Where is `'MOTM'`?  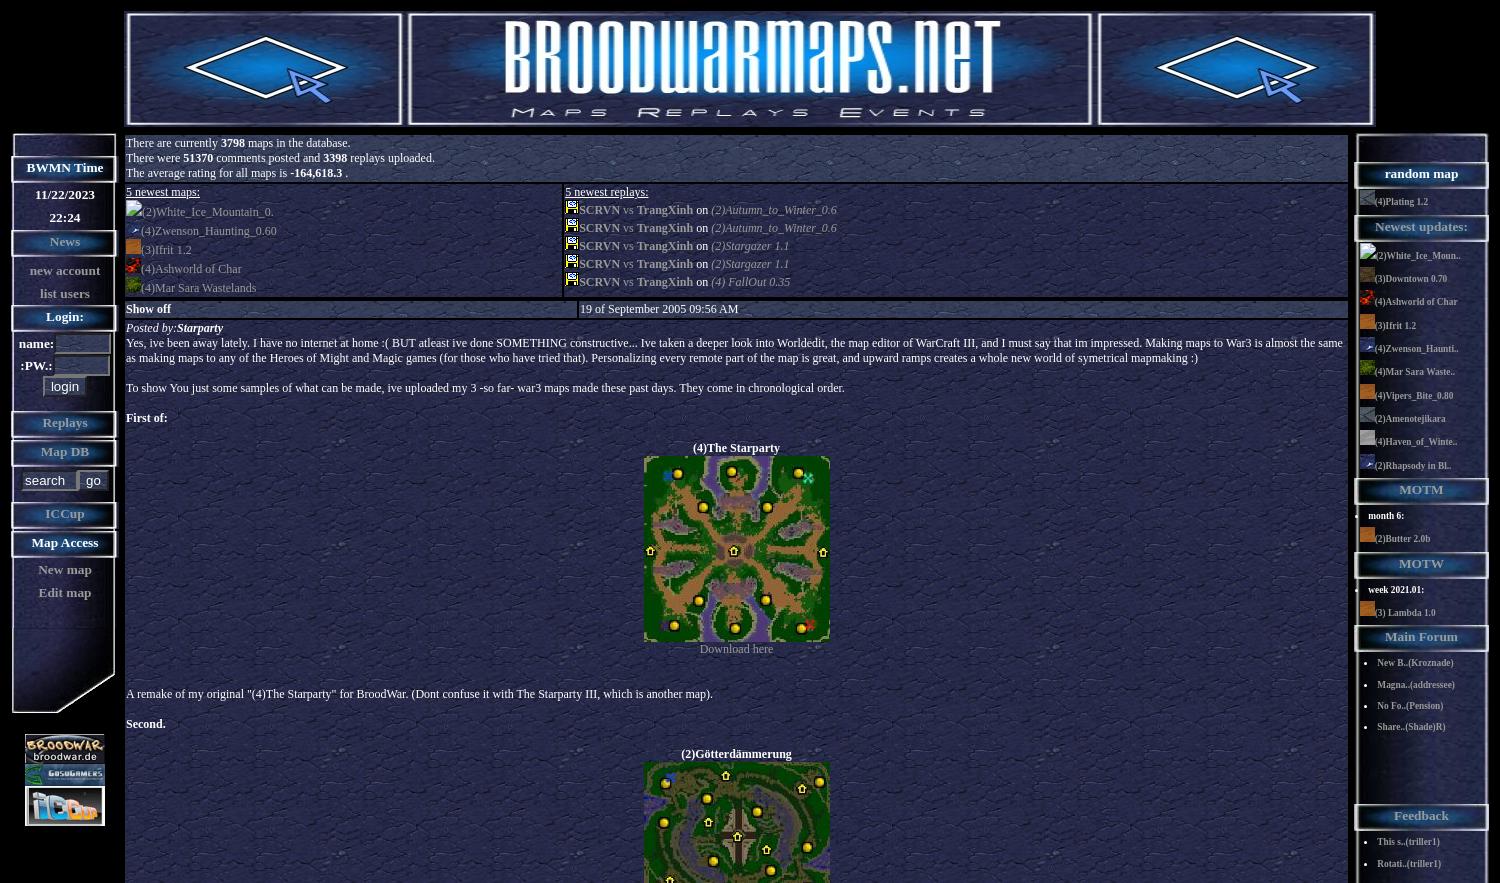 'MOTM' is located at coordinates (1420, 488).